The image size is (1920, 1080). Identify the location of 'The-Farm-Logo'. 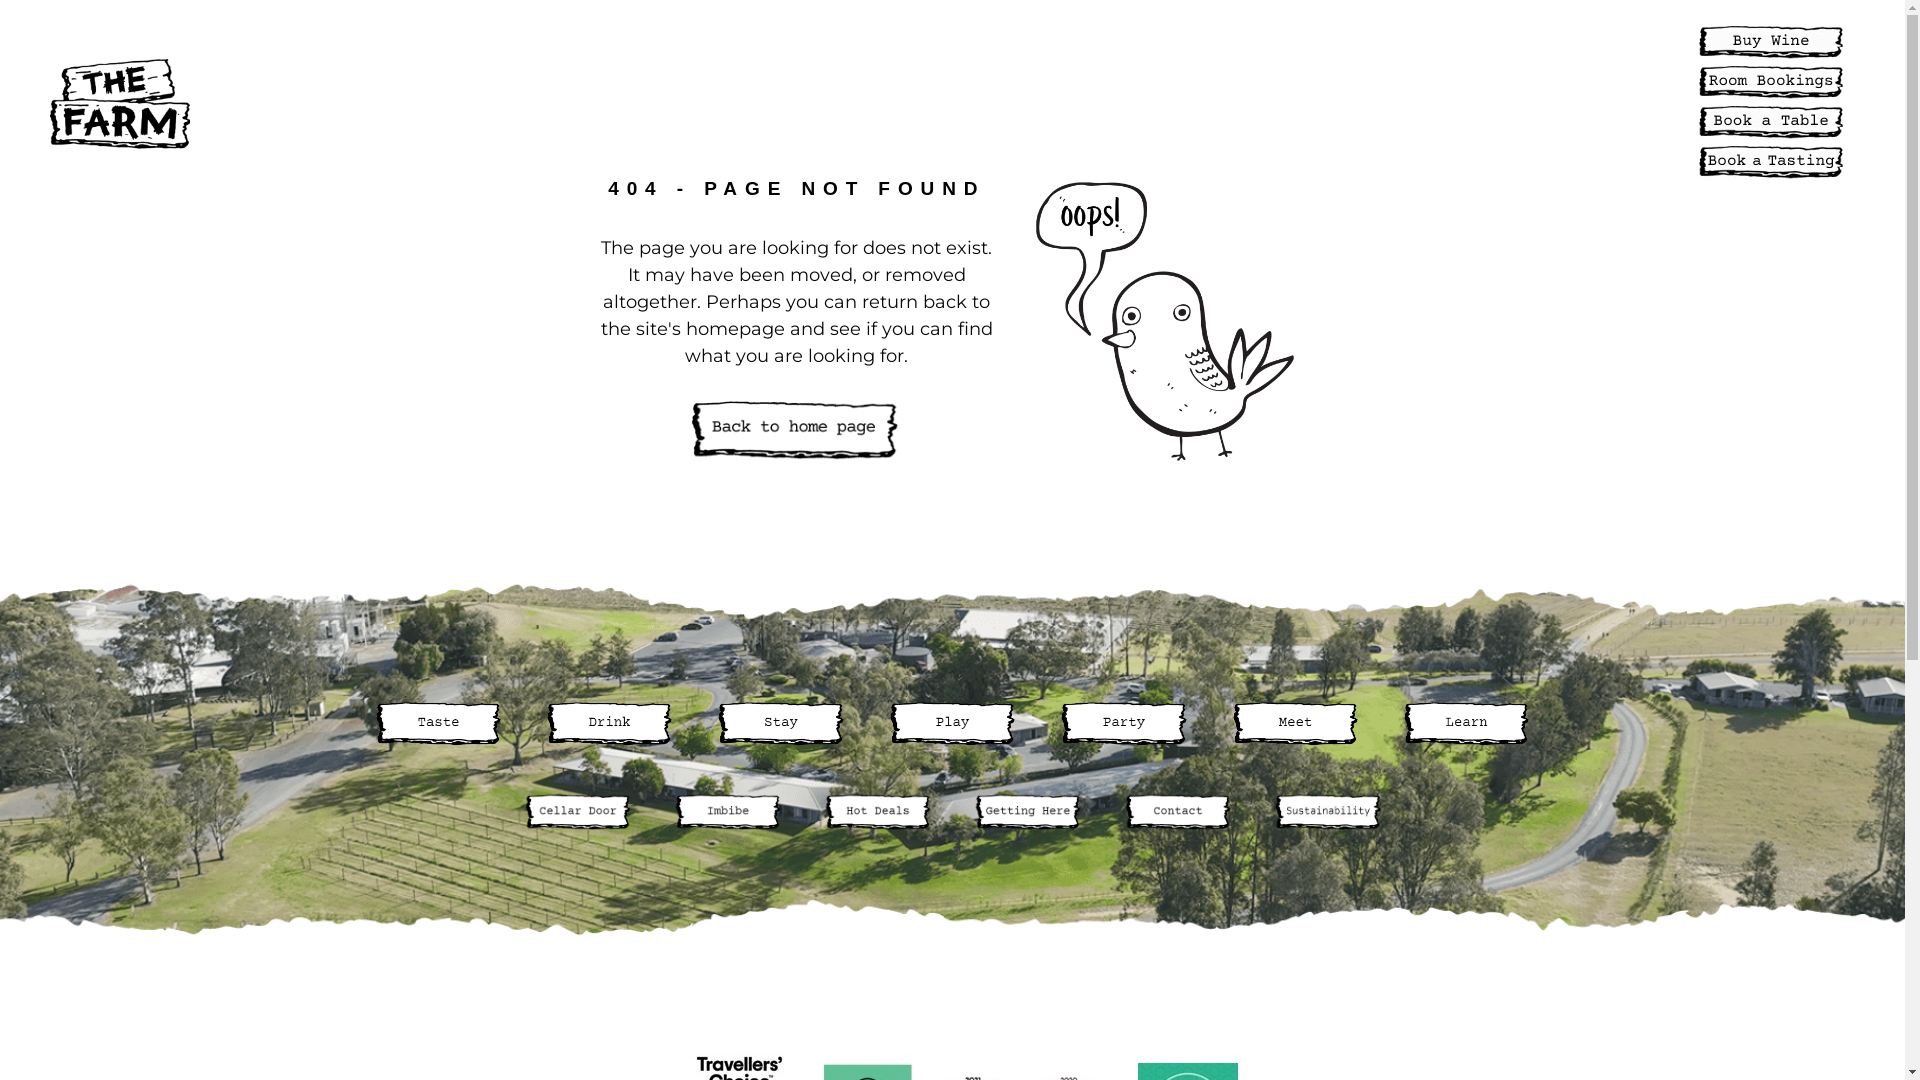
(119, 104).